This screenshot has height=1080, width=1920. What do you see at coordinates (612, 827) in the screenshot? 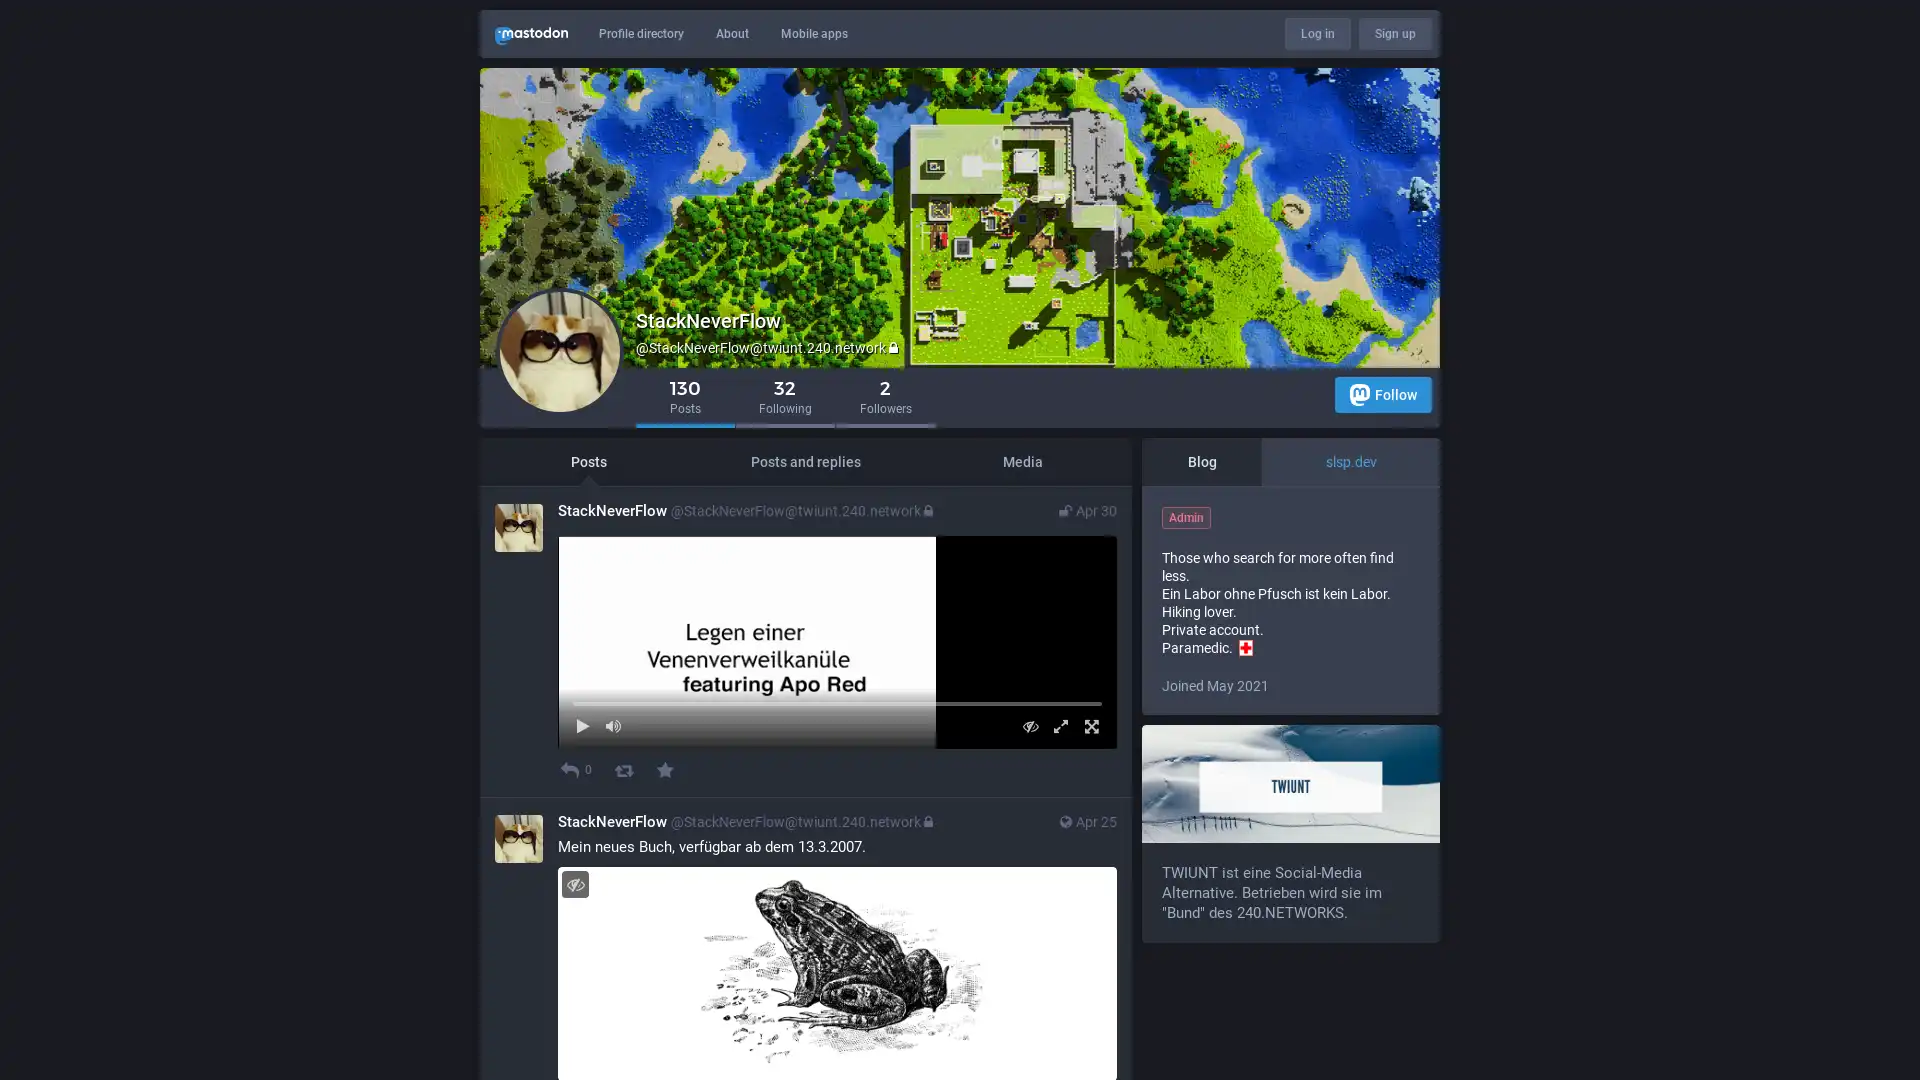
I see `Mute sound` at bounding box center [612, 827].